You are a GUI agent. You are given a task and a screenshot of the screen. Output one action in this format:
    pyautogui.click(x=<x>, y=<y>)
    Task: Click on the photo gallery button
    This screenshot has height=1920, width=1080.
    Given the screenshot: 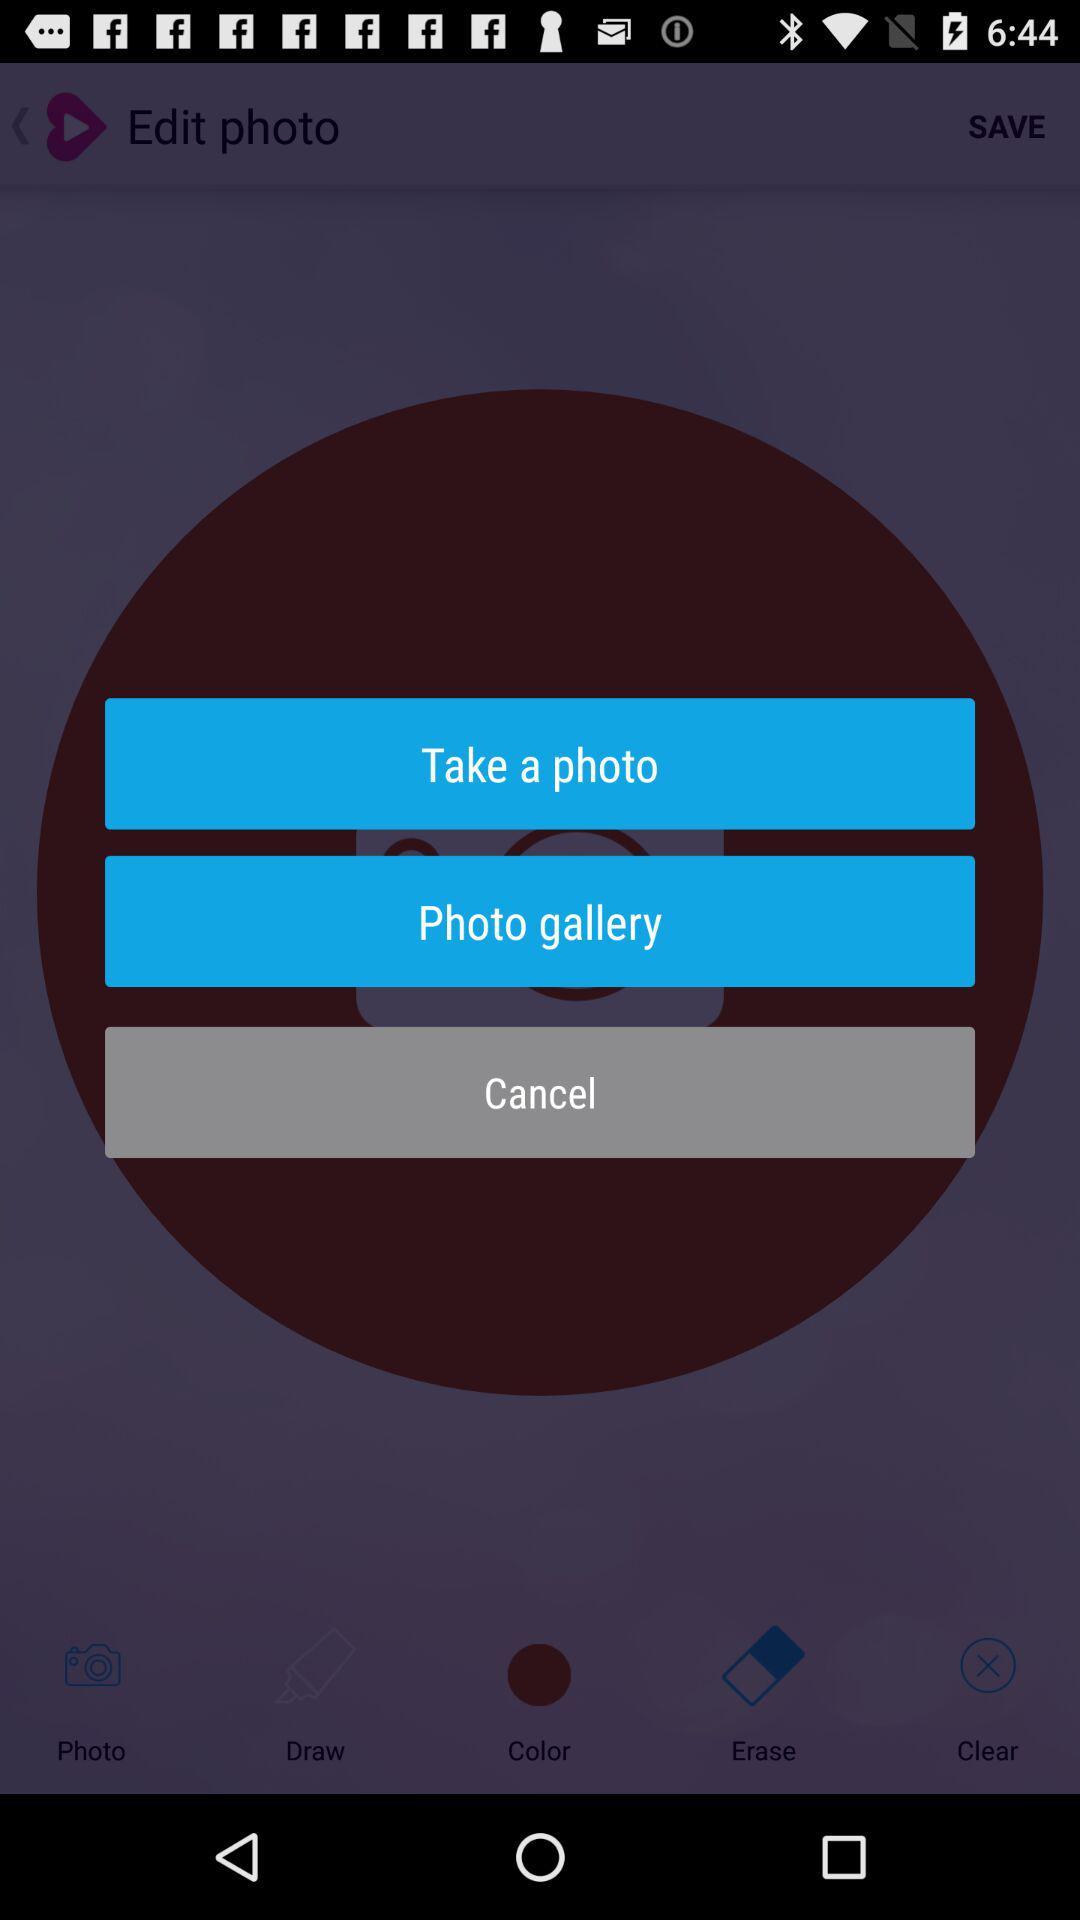 What is the action you would take?
    pyautogui.click(x=540, y=920)
    